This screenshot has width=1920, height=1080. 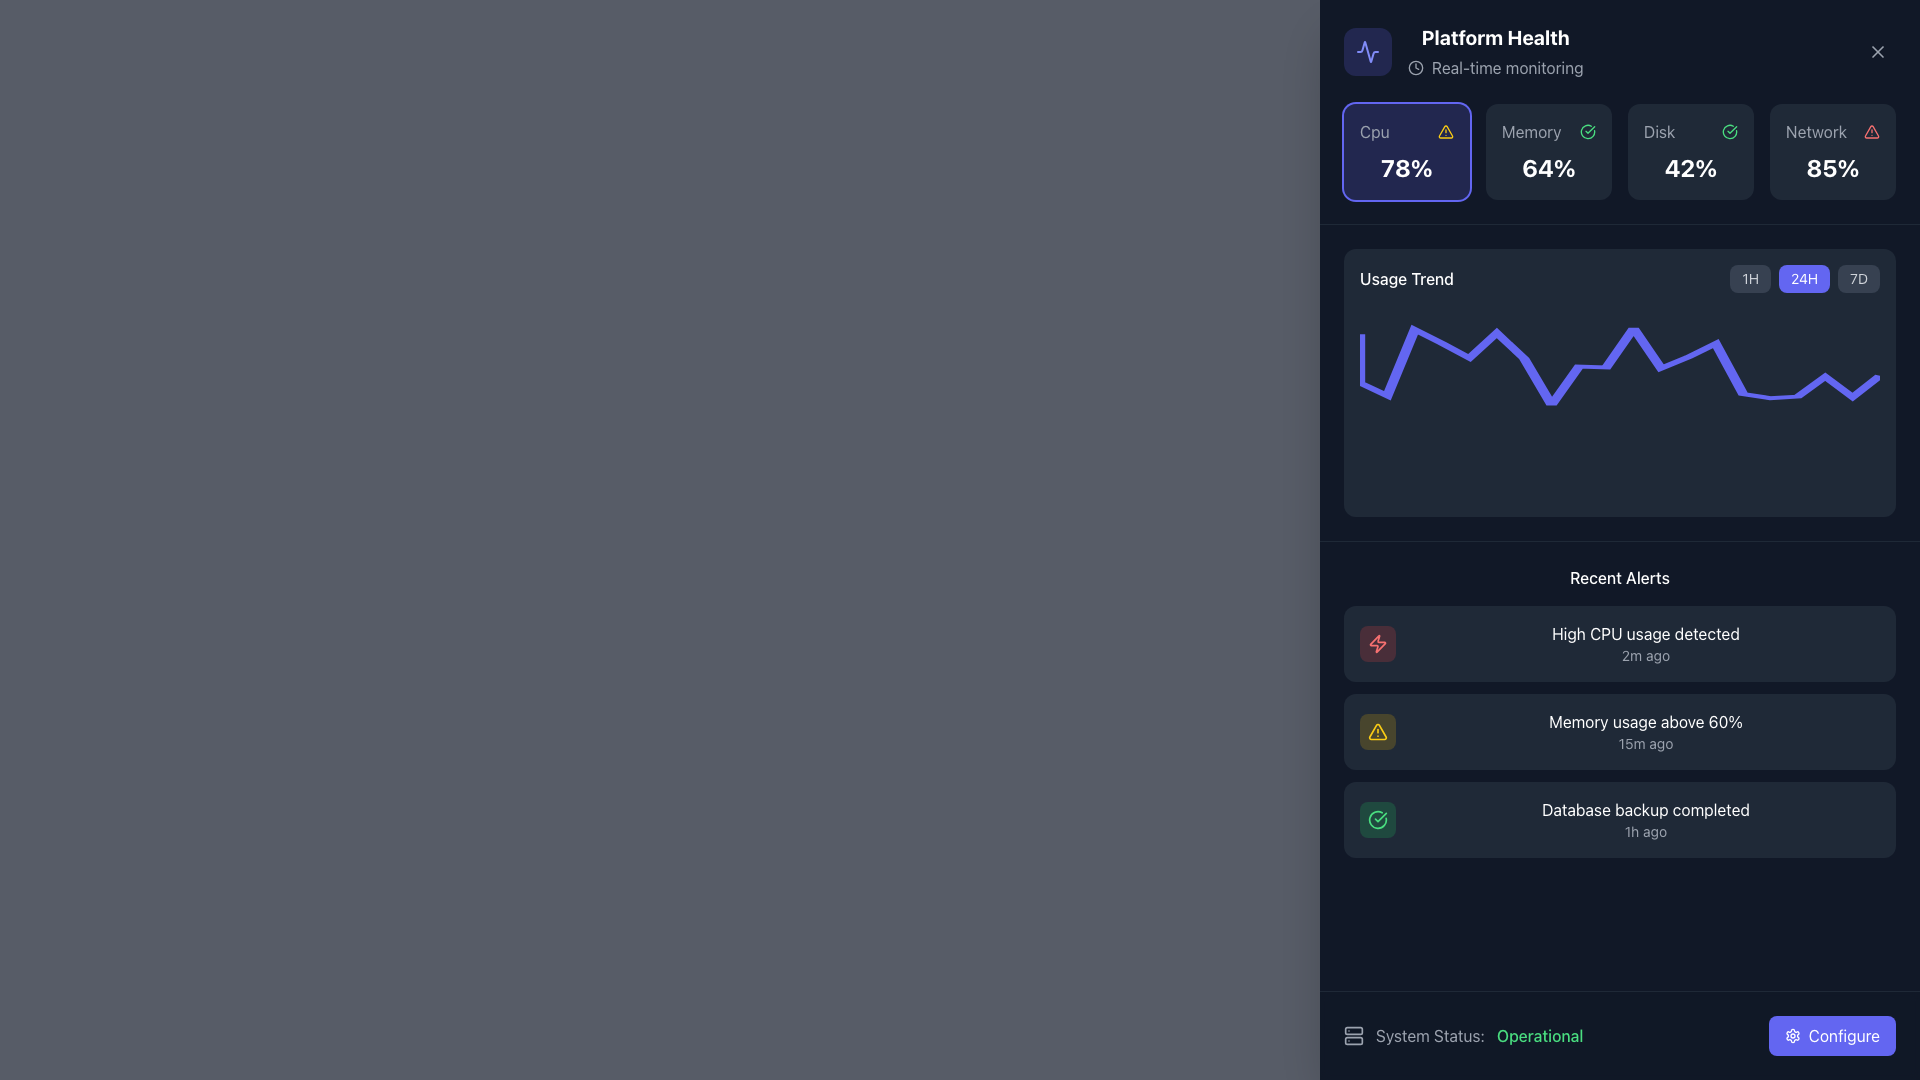 I want to click on the 'Network' label with the alert icon, so click(x=1833, y=131).